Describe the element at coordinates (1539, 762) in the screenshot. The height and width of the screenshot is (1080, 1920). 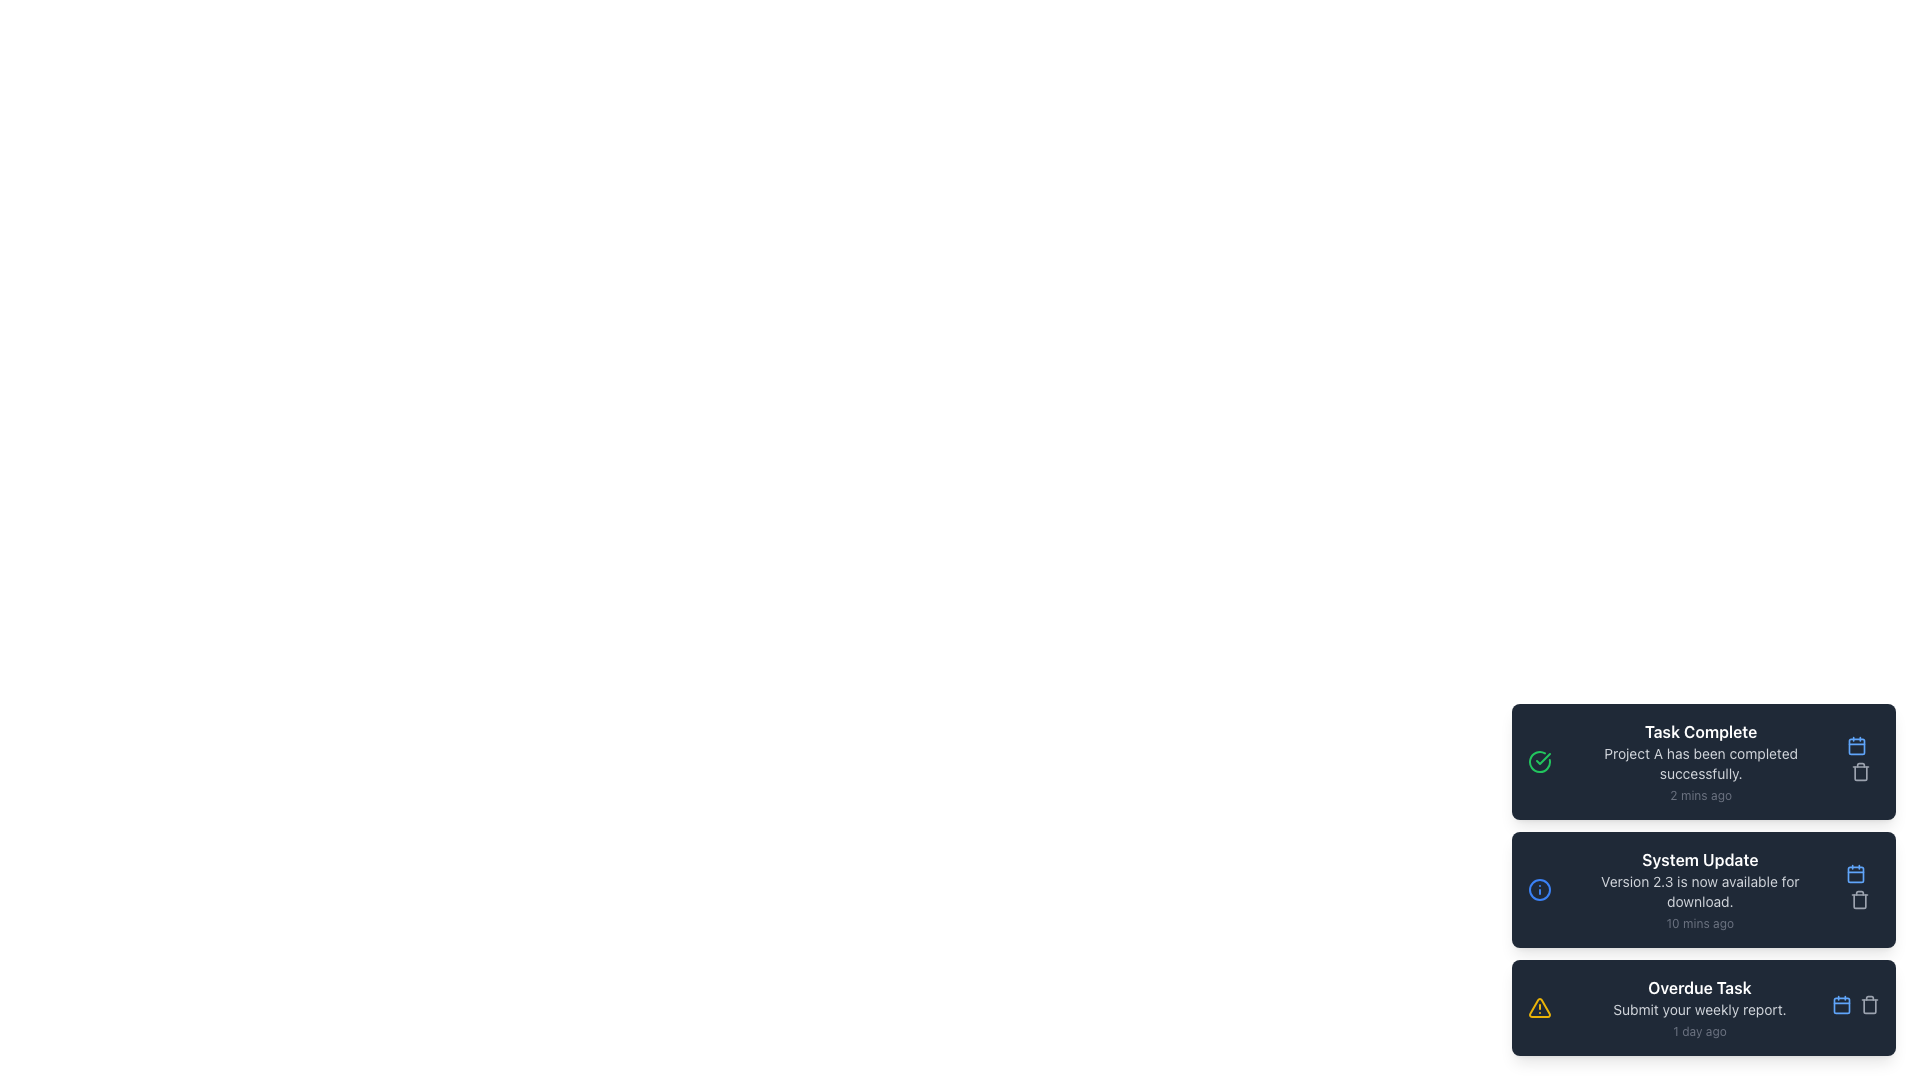
I see `the success icon located on the left-hand side of the 'Task Complete' card in the first notification card of the vertical list` at that location.